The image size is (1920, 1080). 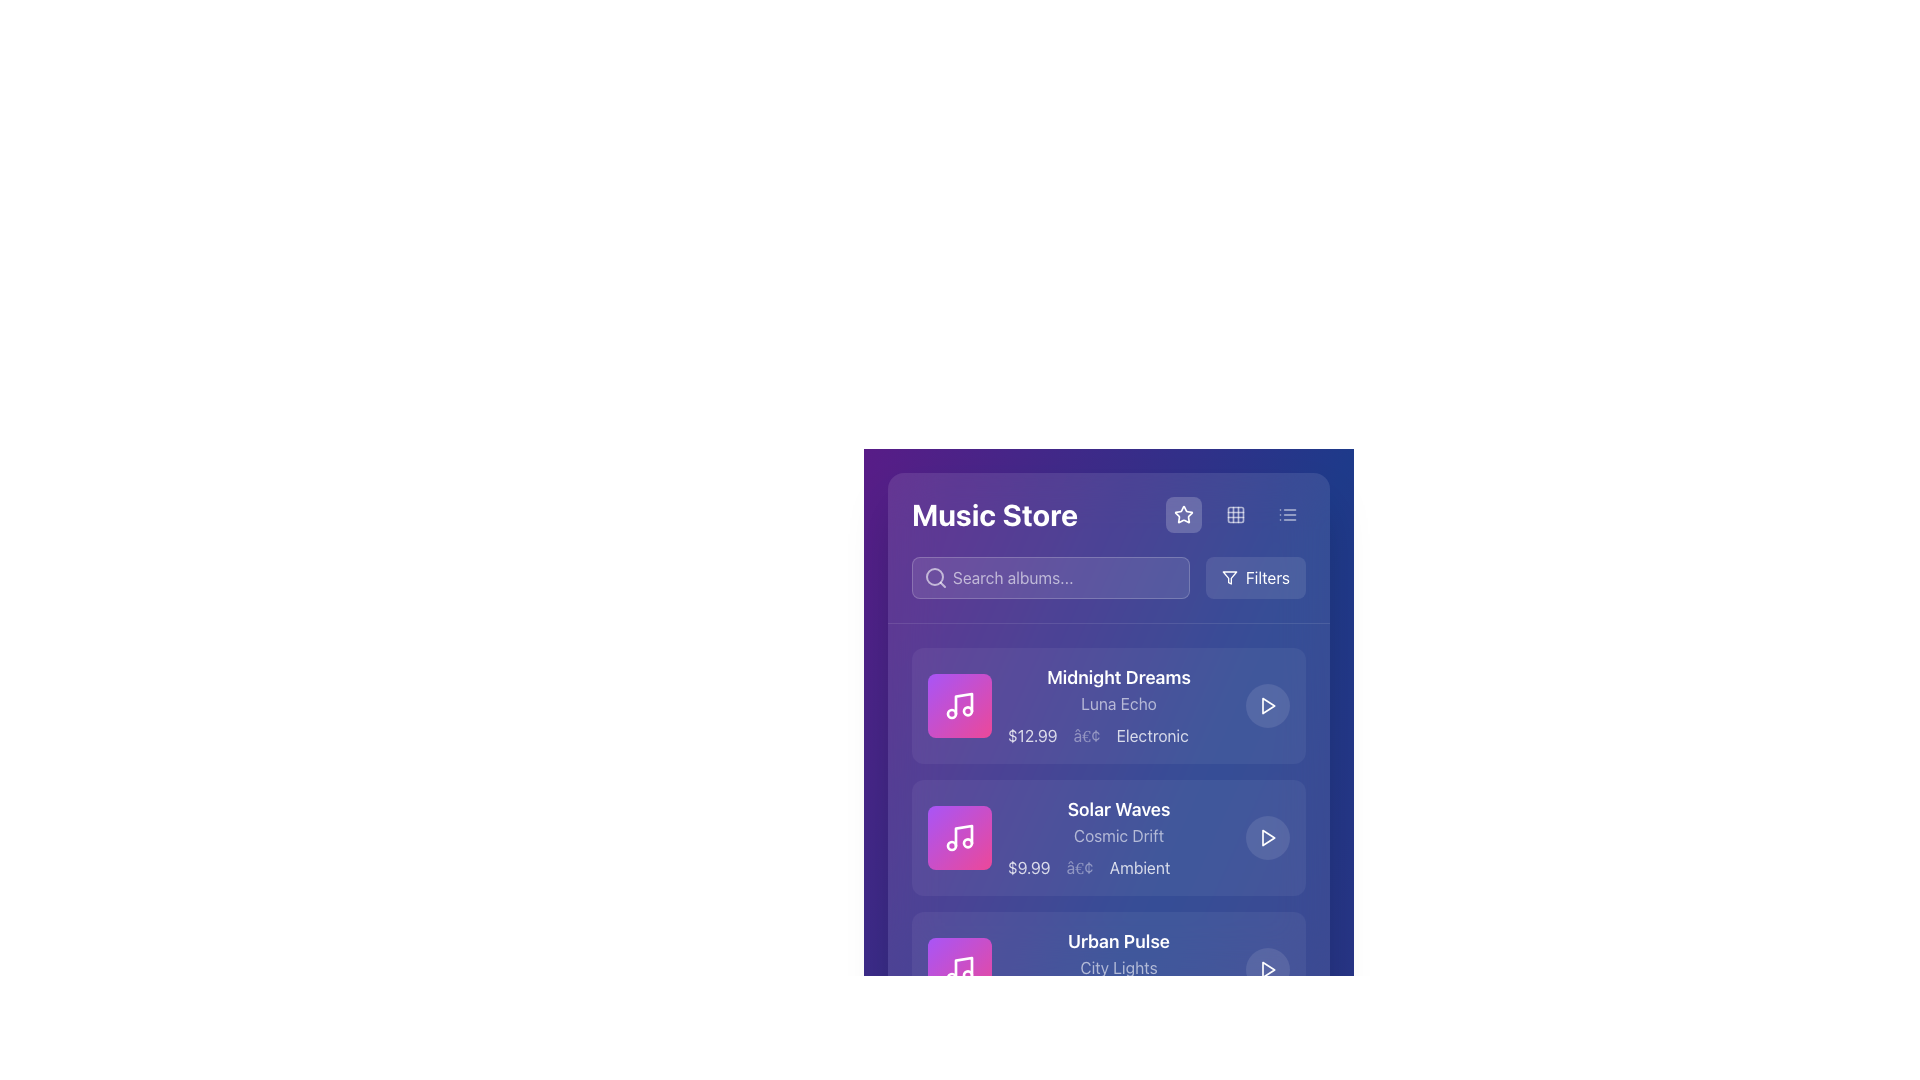 I want to click on the Play button icon, which is a white outlined triangle on a blue background, located to the right of the song titled 'Urban Pulse', so click(x=1266, y=968).